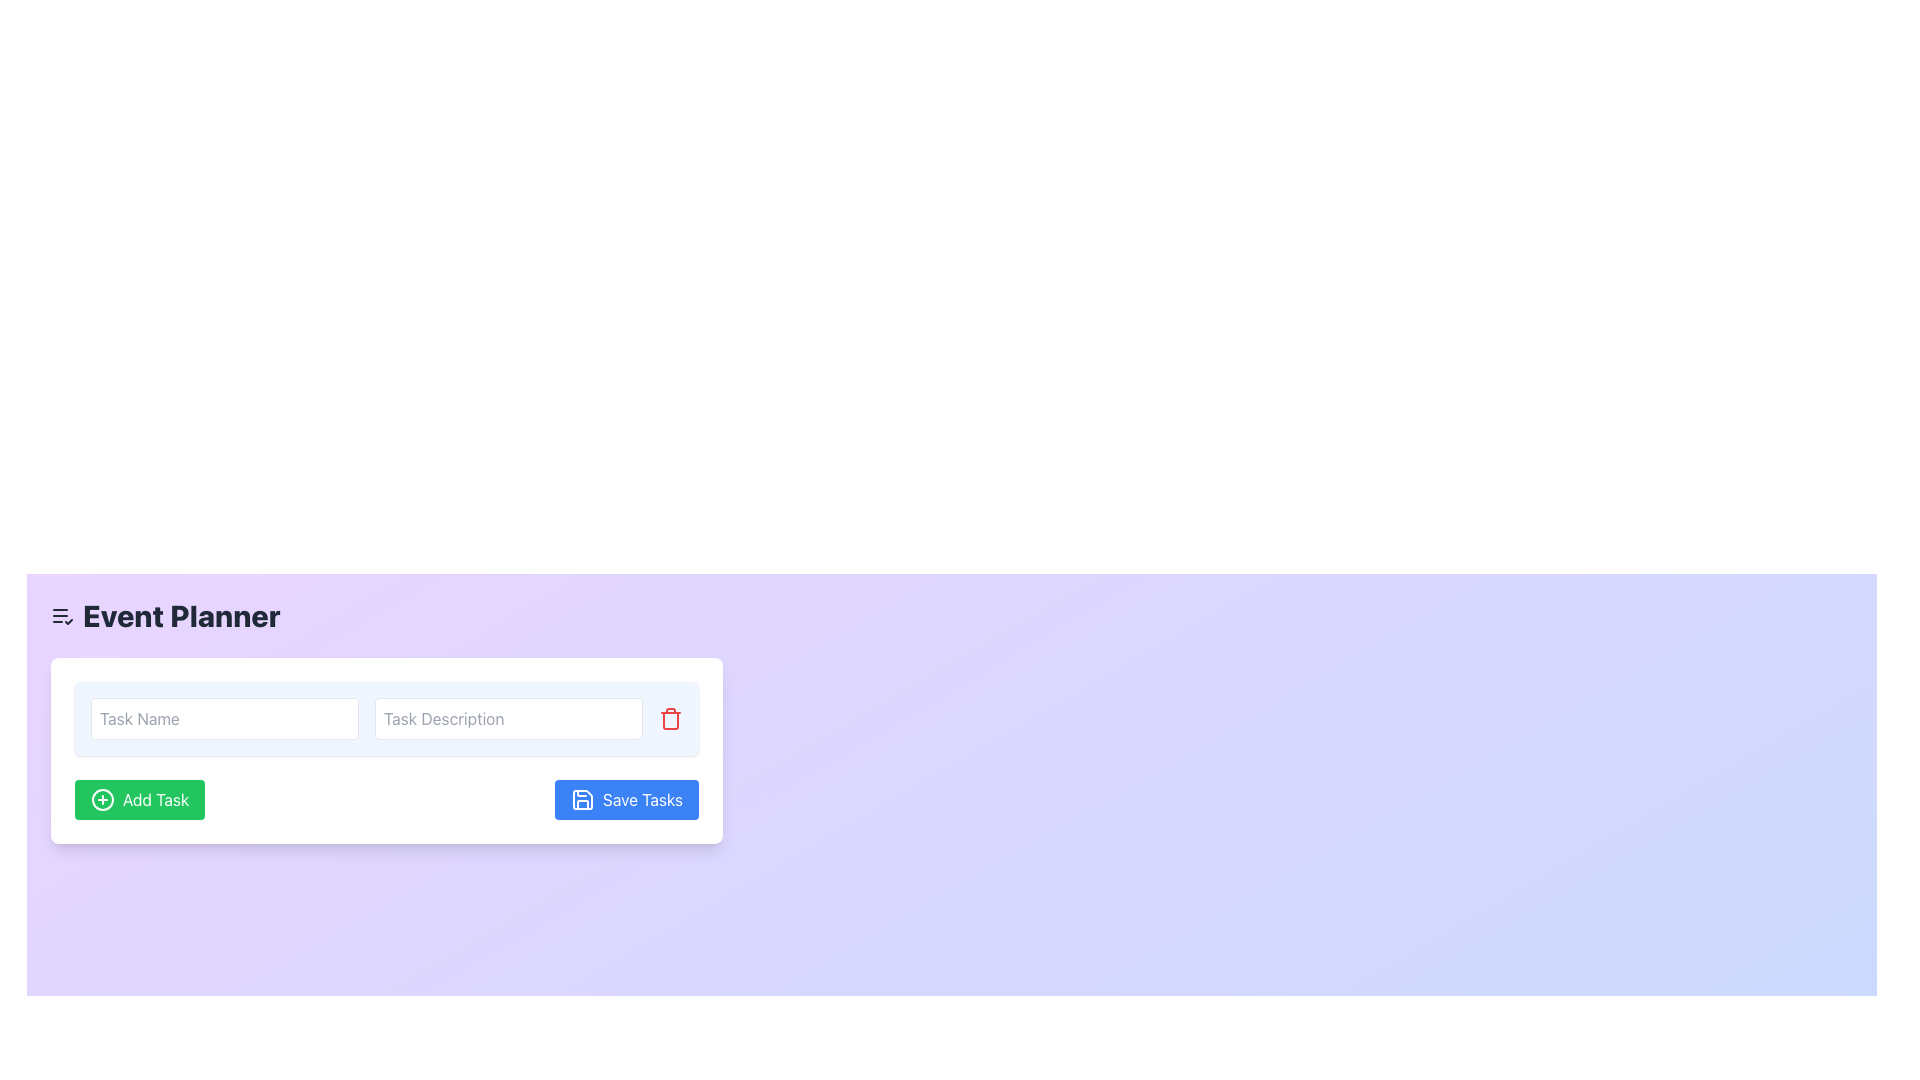  I want to click on the 'Add Task' icon which visually enhances the 'Add Task' button, located towards the left side of the button, so click(101, 798).